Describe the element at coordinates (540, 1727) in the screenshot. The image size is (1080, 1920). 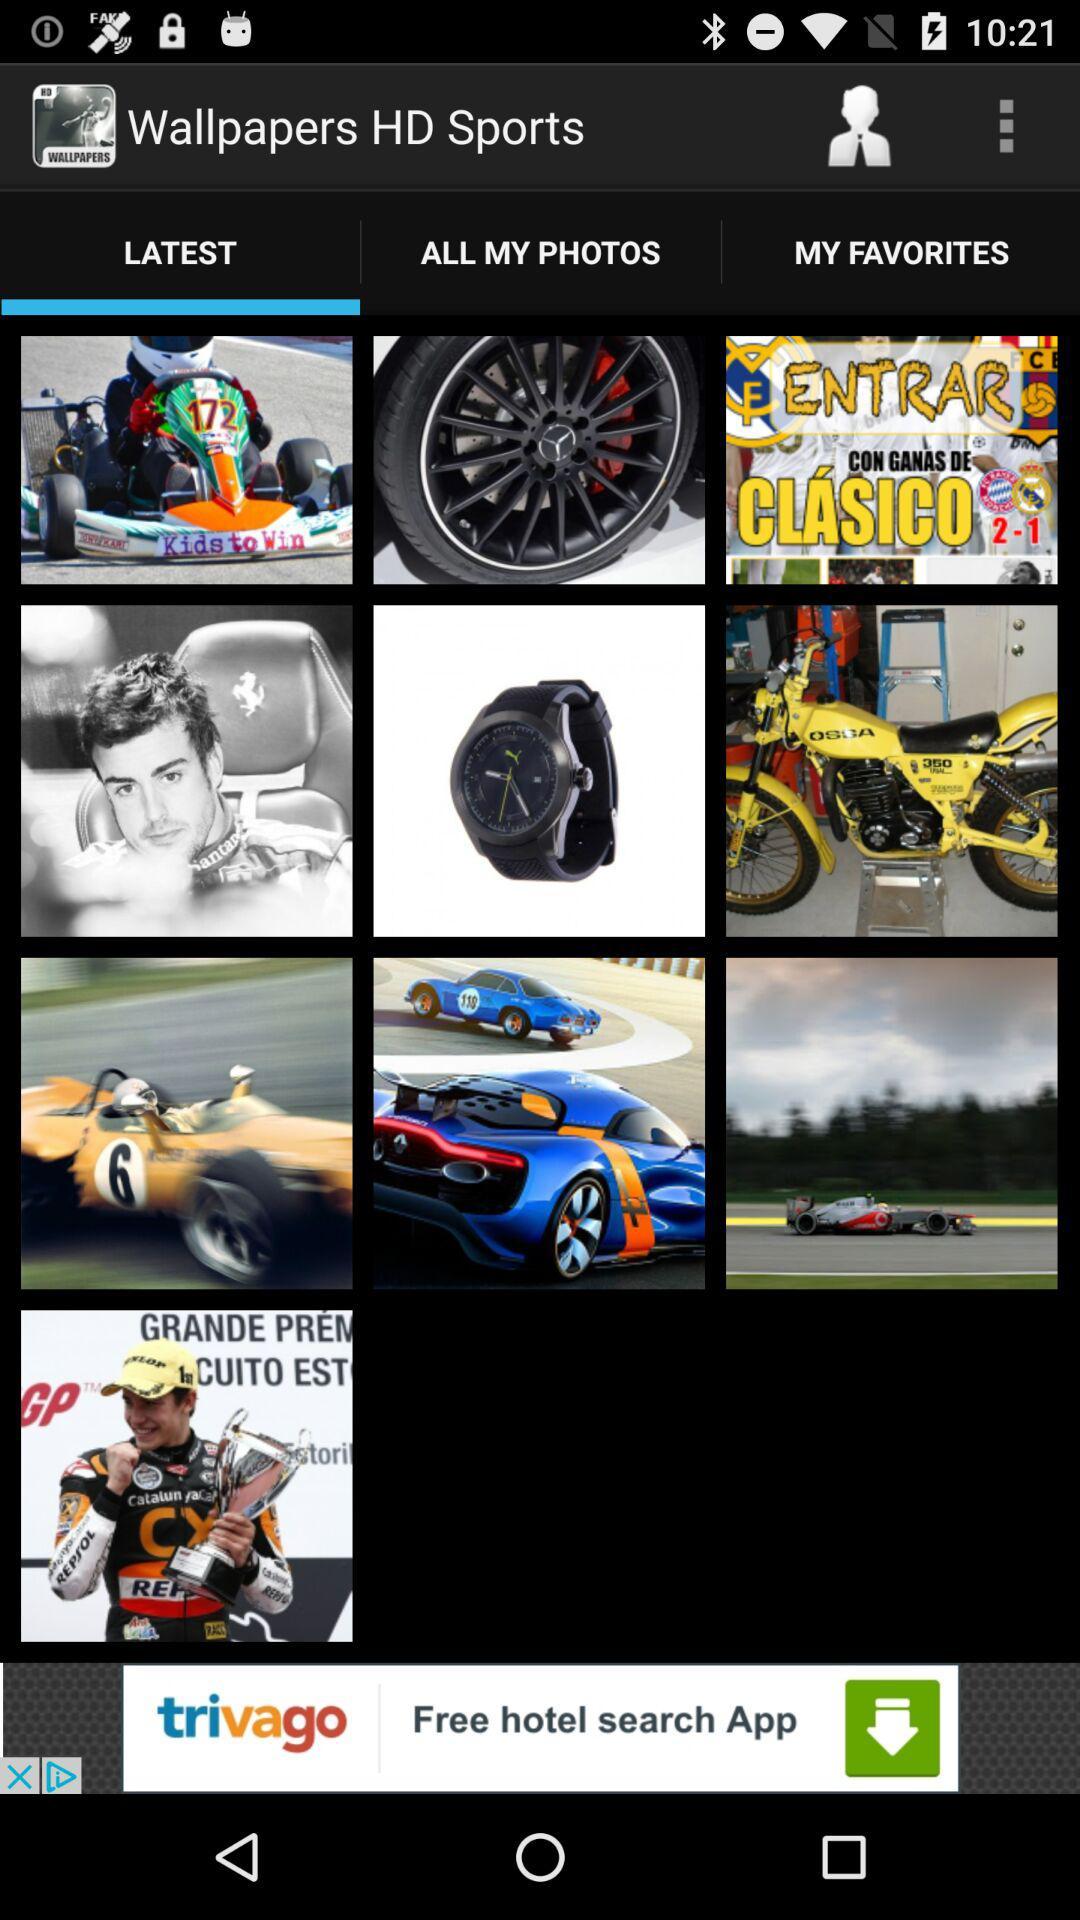
I see `choose advertisement` at that location.